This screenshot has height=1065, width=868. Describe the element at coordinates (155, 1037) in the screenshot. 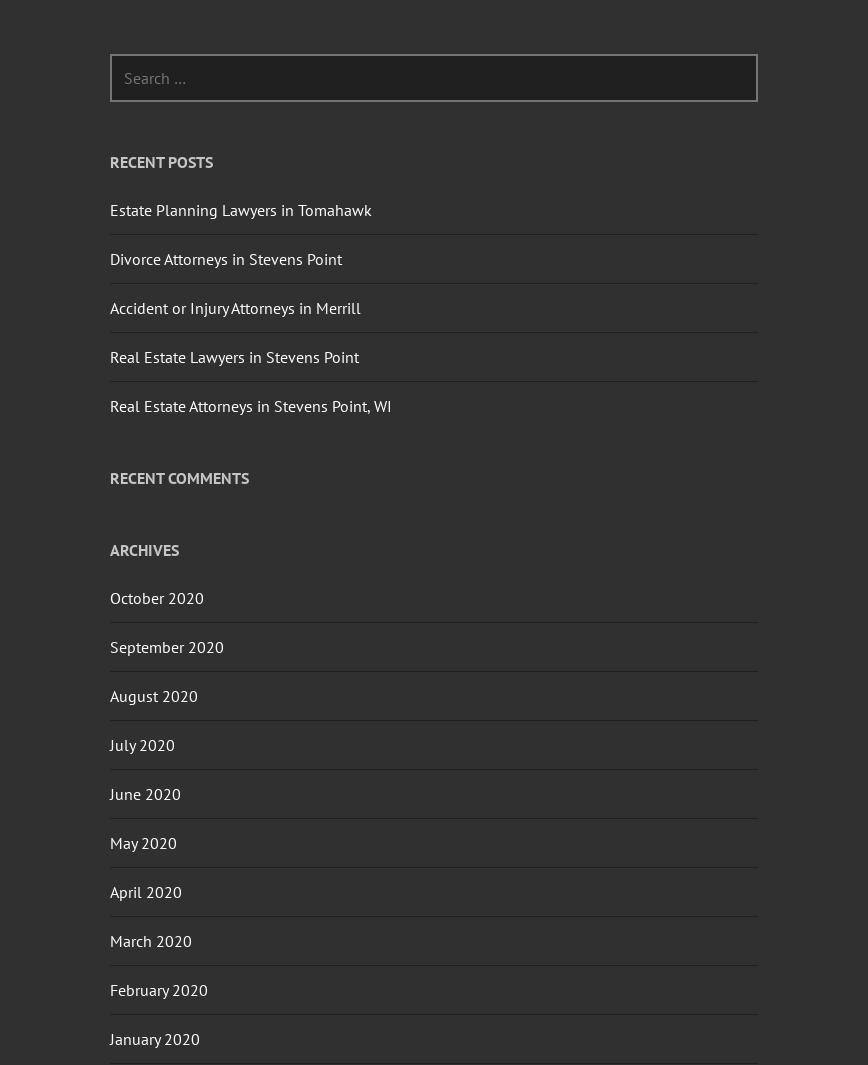

I see `'January 2020'` at that location.